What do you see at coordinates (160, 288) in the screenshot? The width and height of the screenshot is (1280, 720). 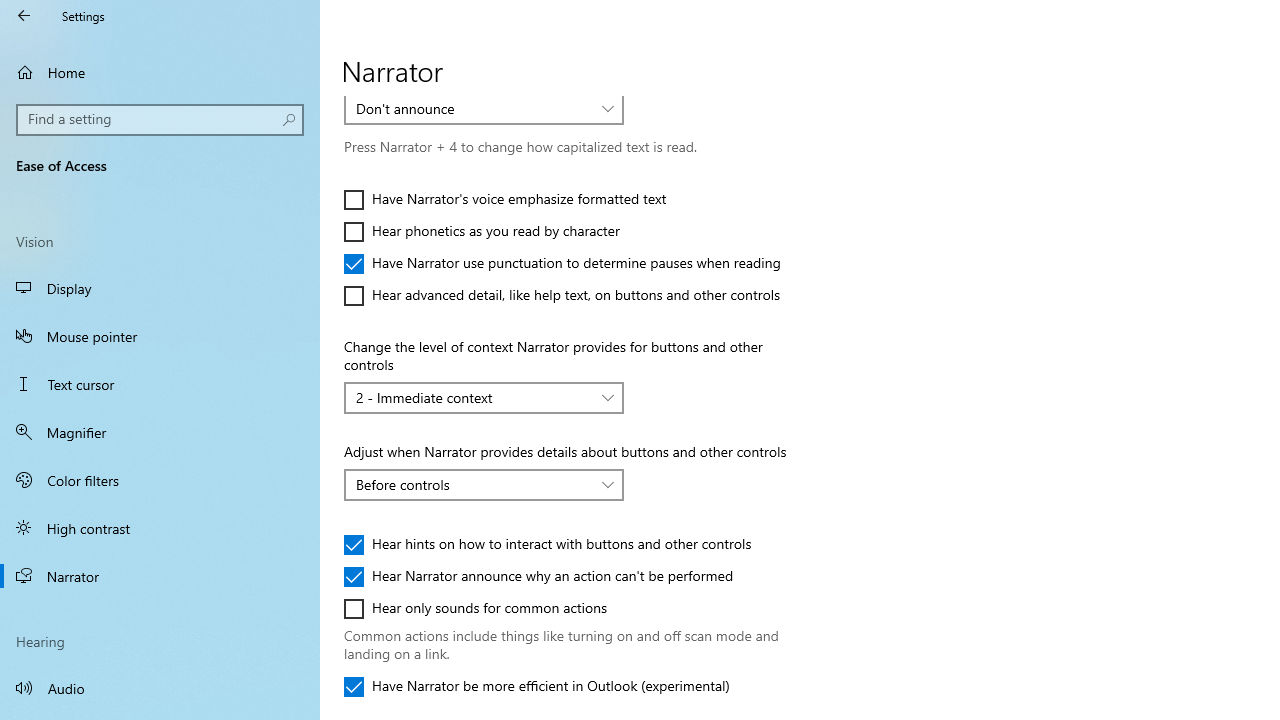 I see `'Display'` at bounding box center [160, 288].